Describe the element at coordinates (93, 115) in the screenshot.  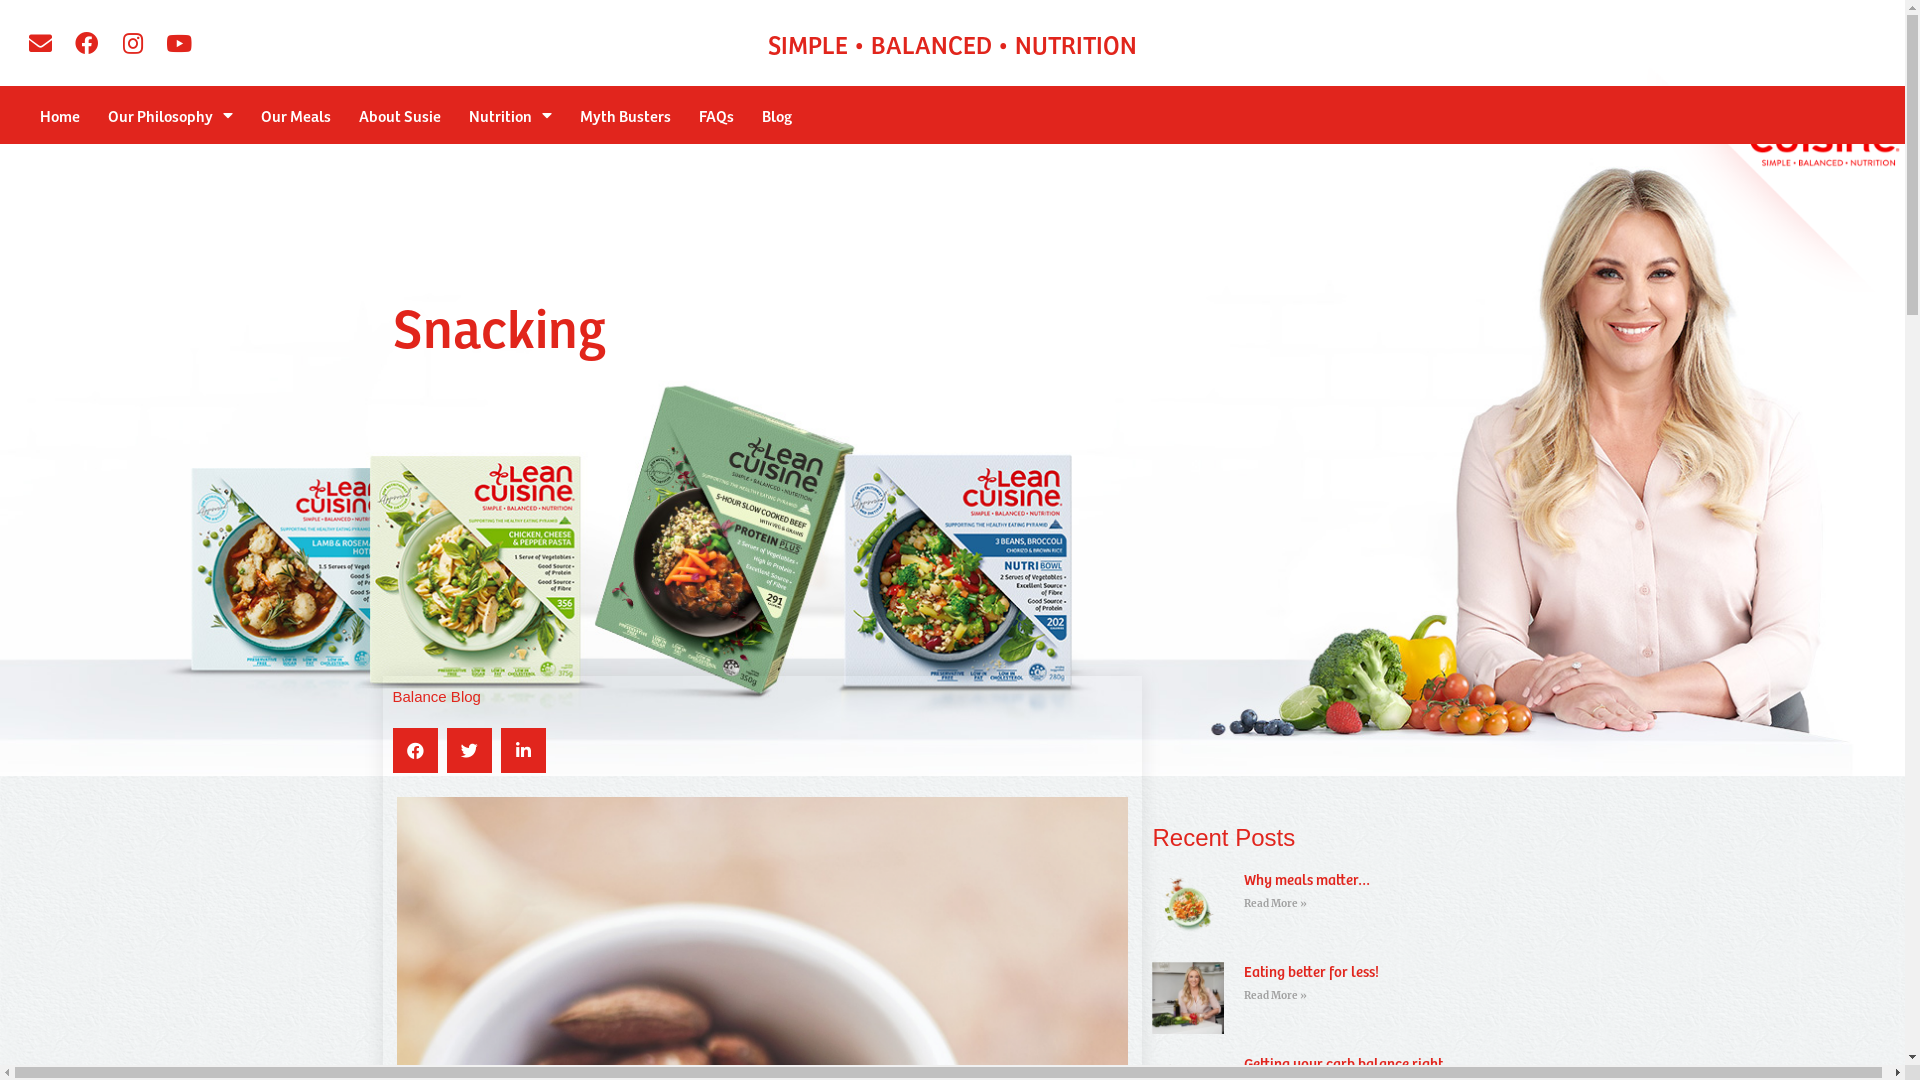
I see `'Our Philosophy'` at that location.